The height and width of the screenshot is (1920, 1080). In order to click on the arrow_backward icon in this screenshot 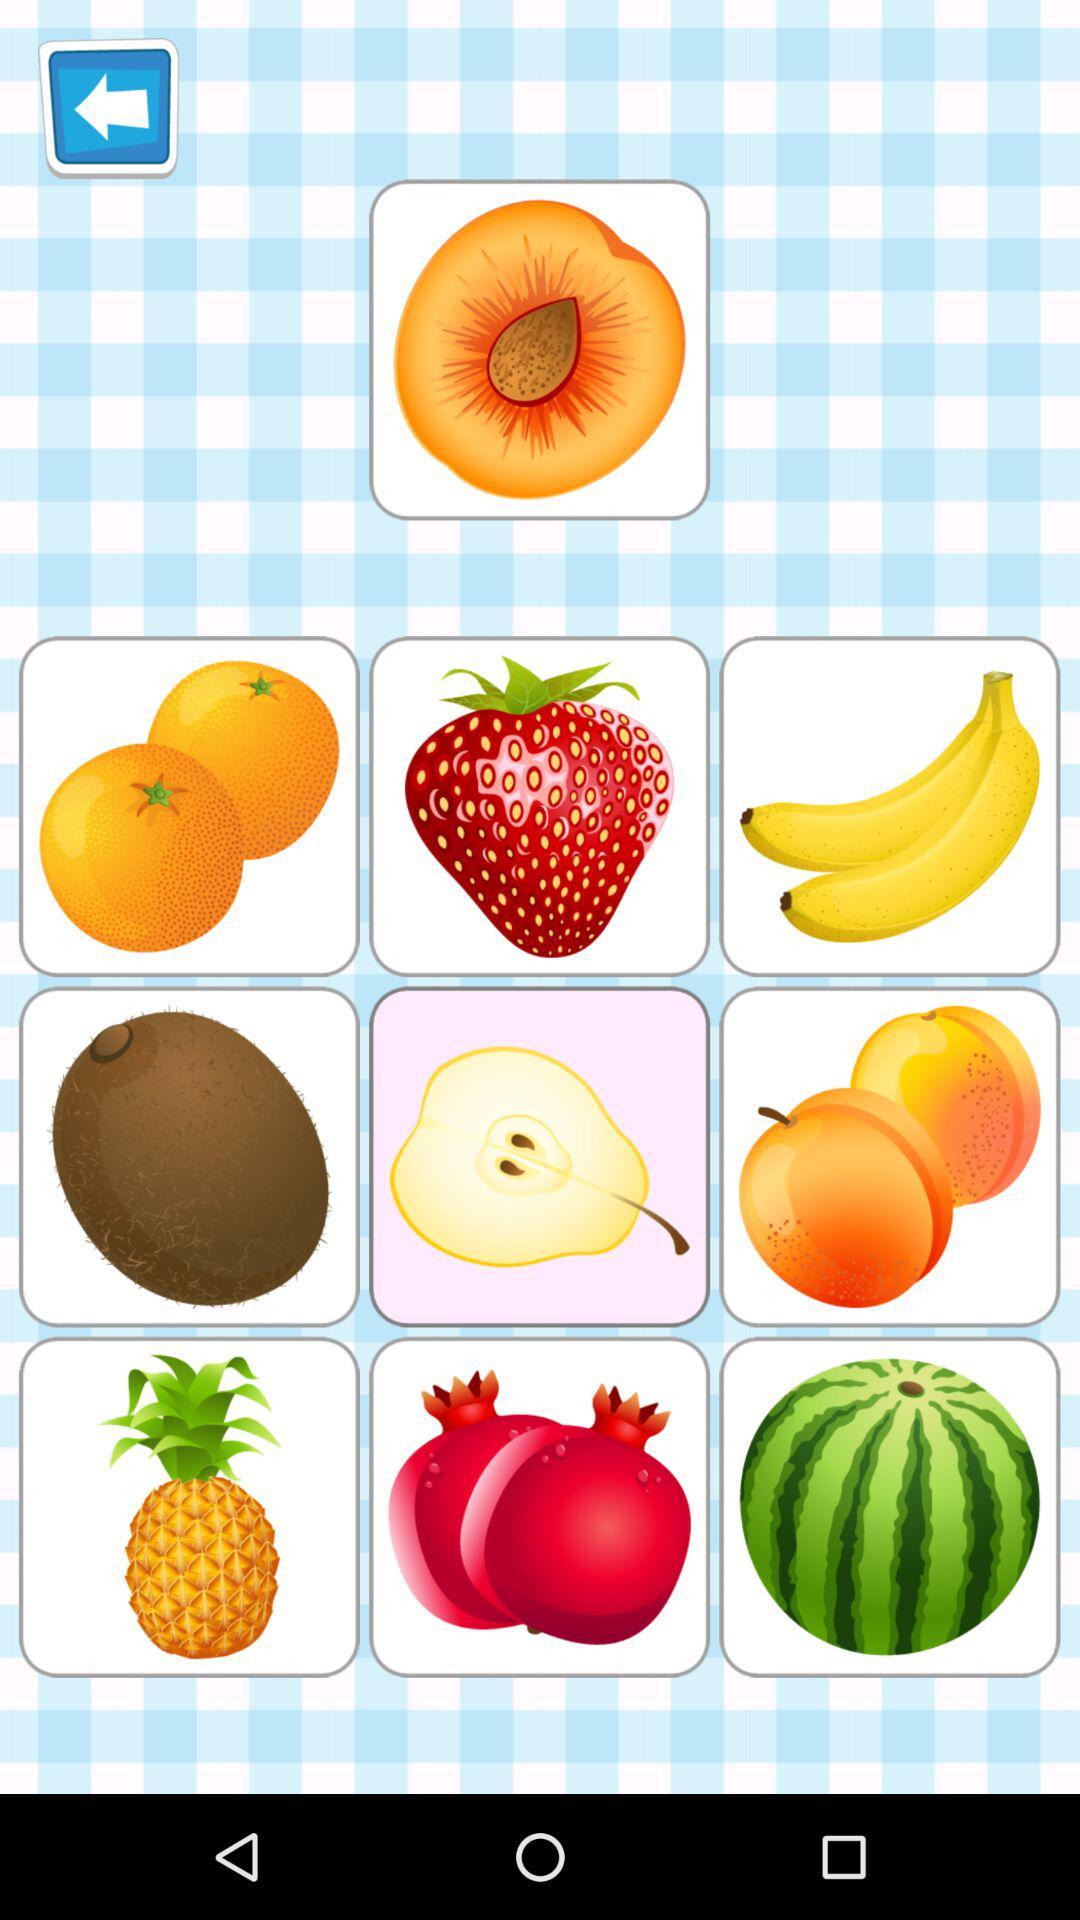, I will do `click(108, 115)`.